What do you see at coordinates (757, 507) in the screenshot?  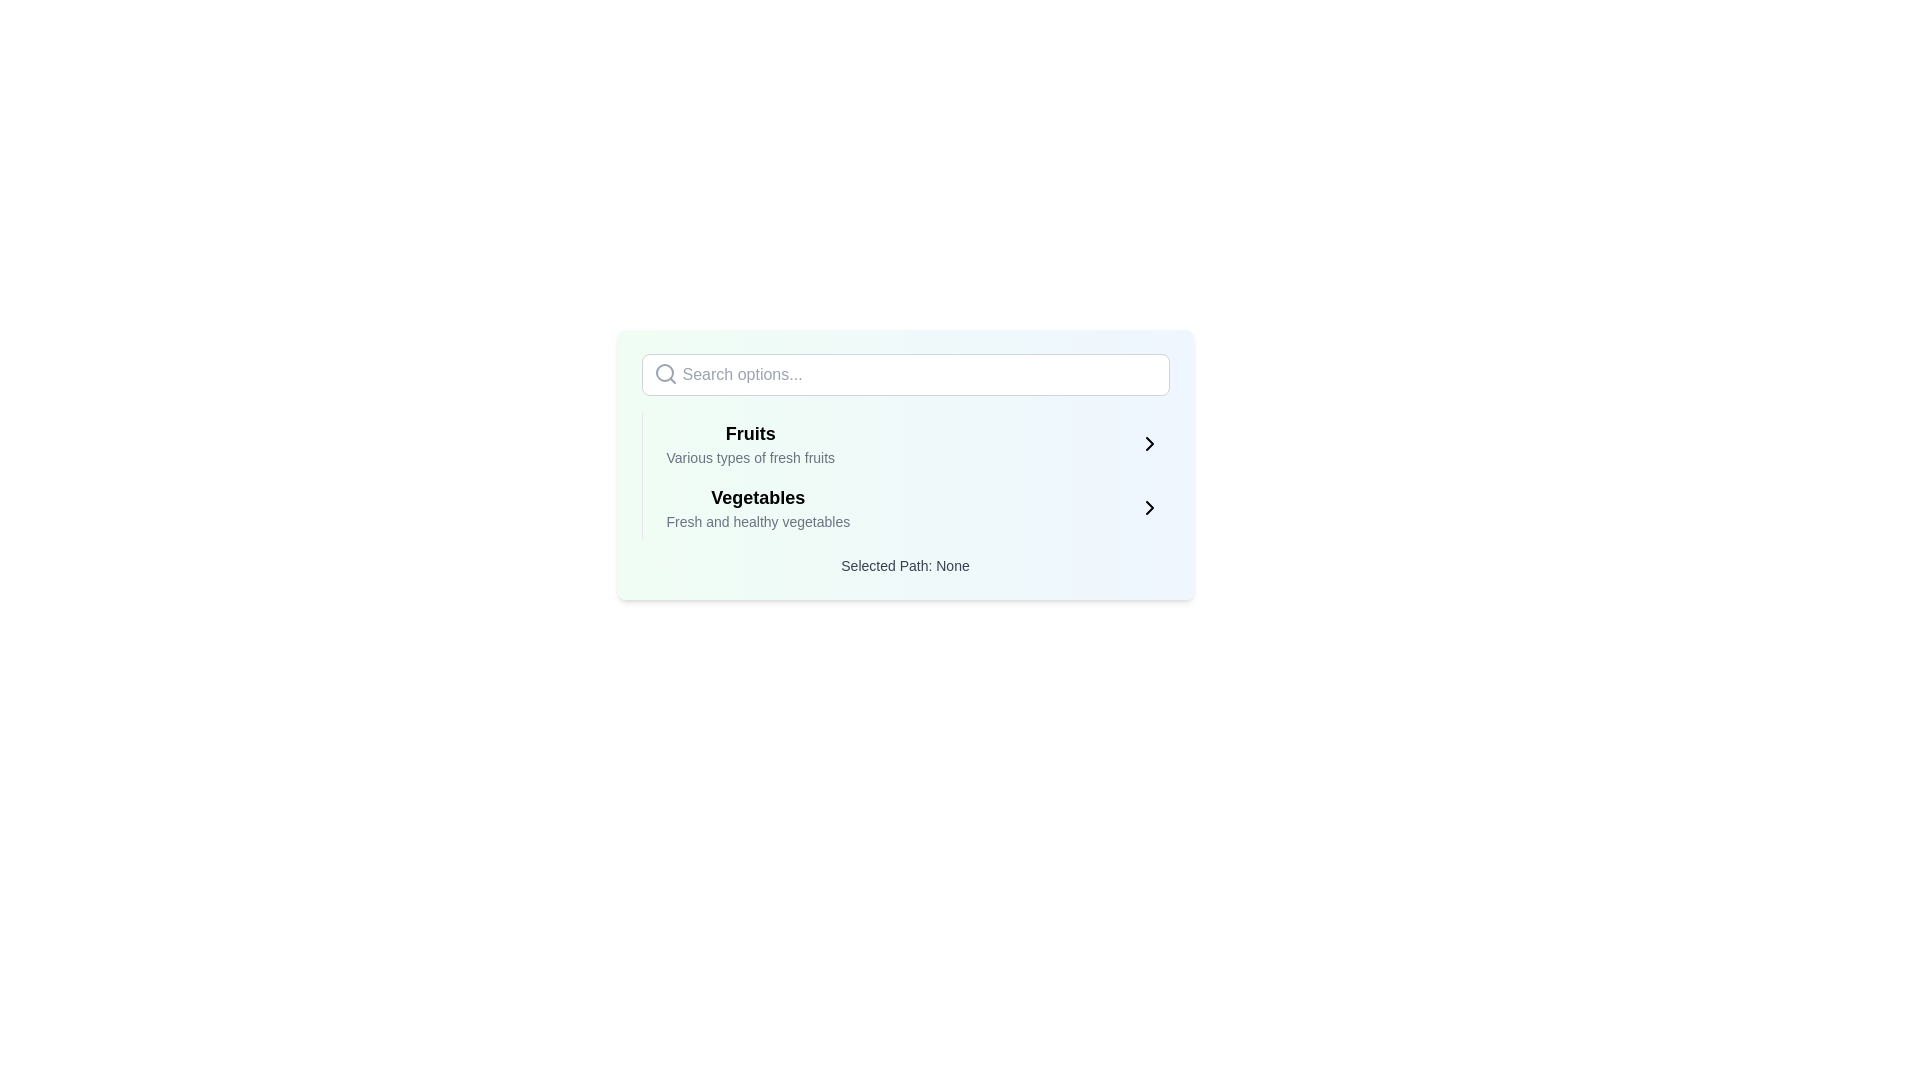 I see `the text block titled 'Vegetables' which contains a subtitle 'Fresh and healthy vegetables', located directly below the 'Fruits' item in the left section of the interface` at bounding box center [757, 507].